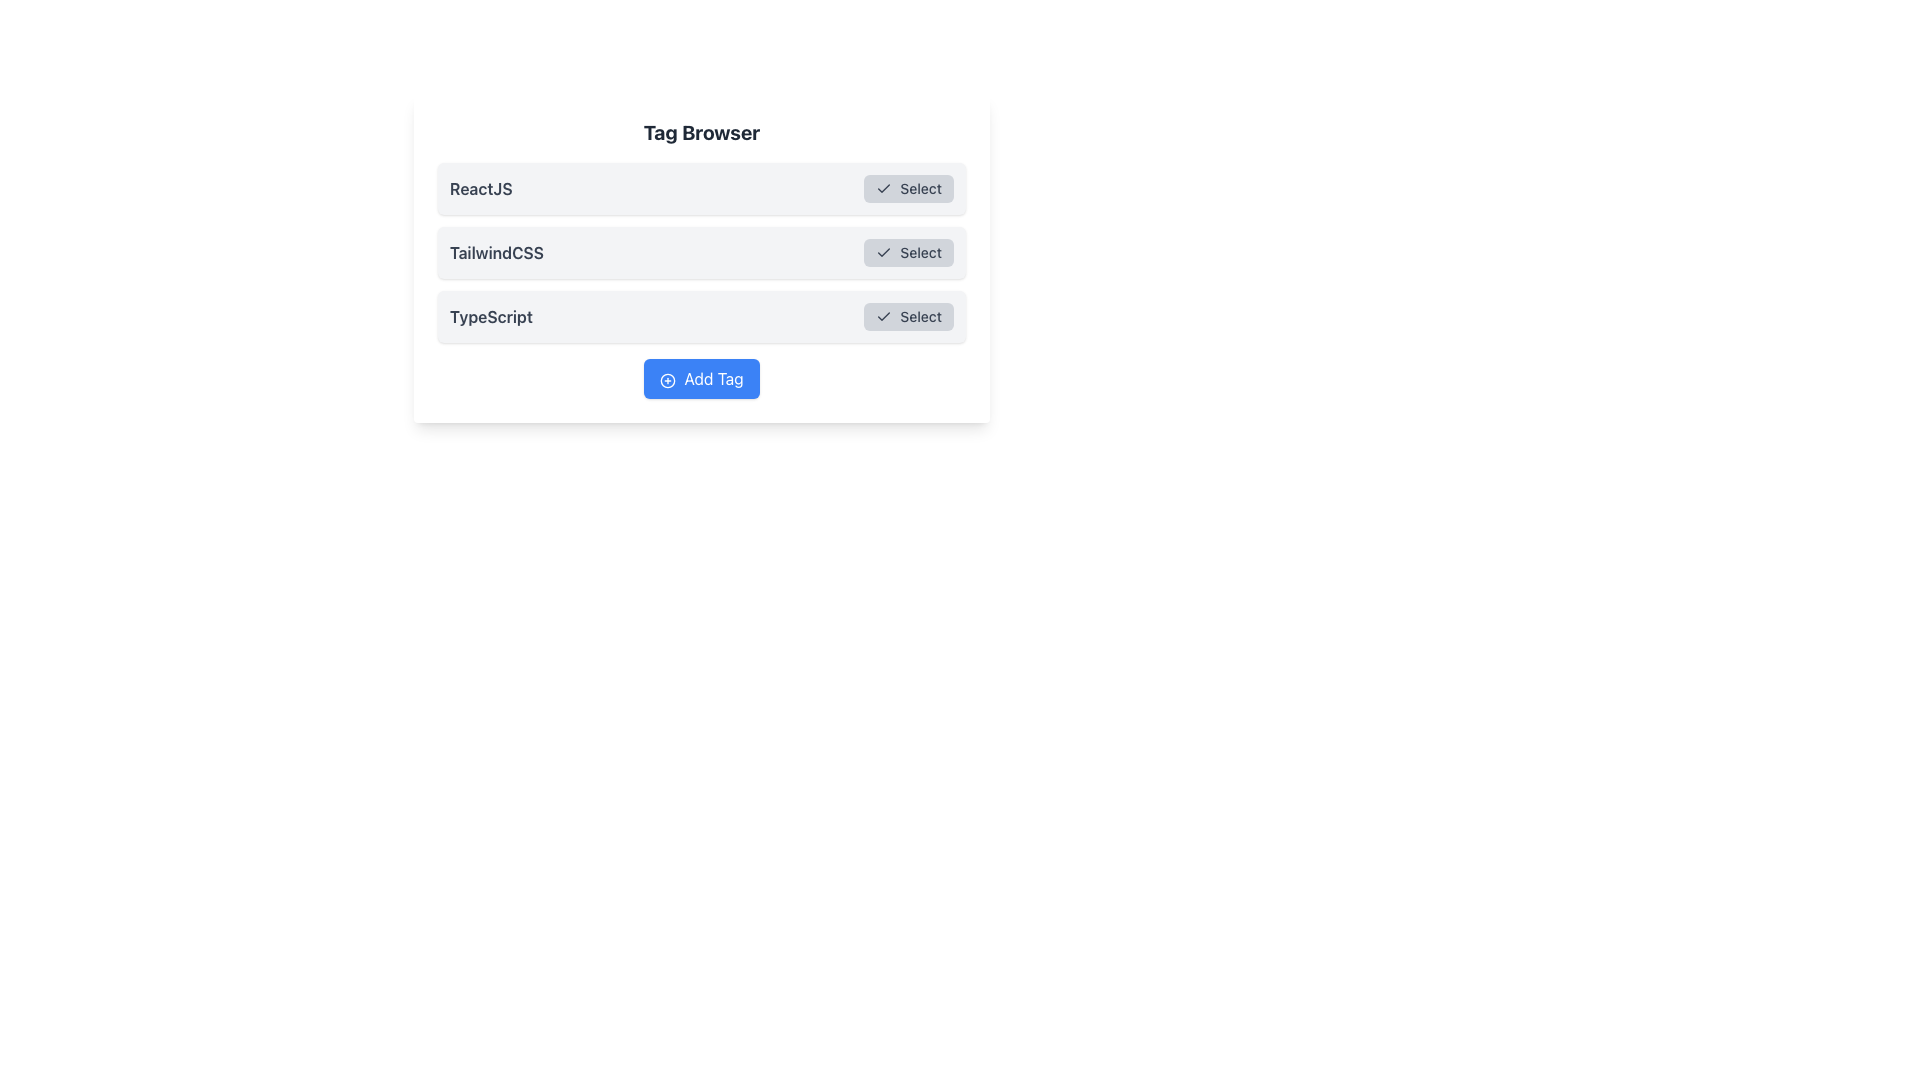  Describe the element at coordinates (701, 378) in the screenshot. I see `the button located at the bottom of the 'Tag Browser' box` at that location.